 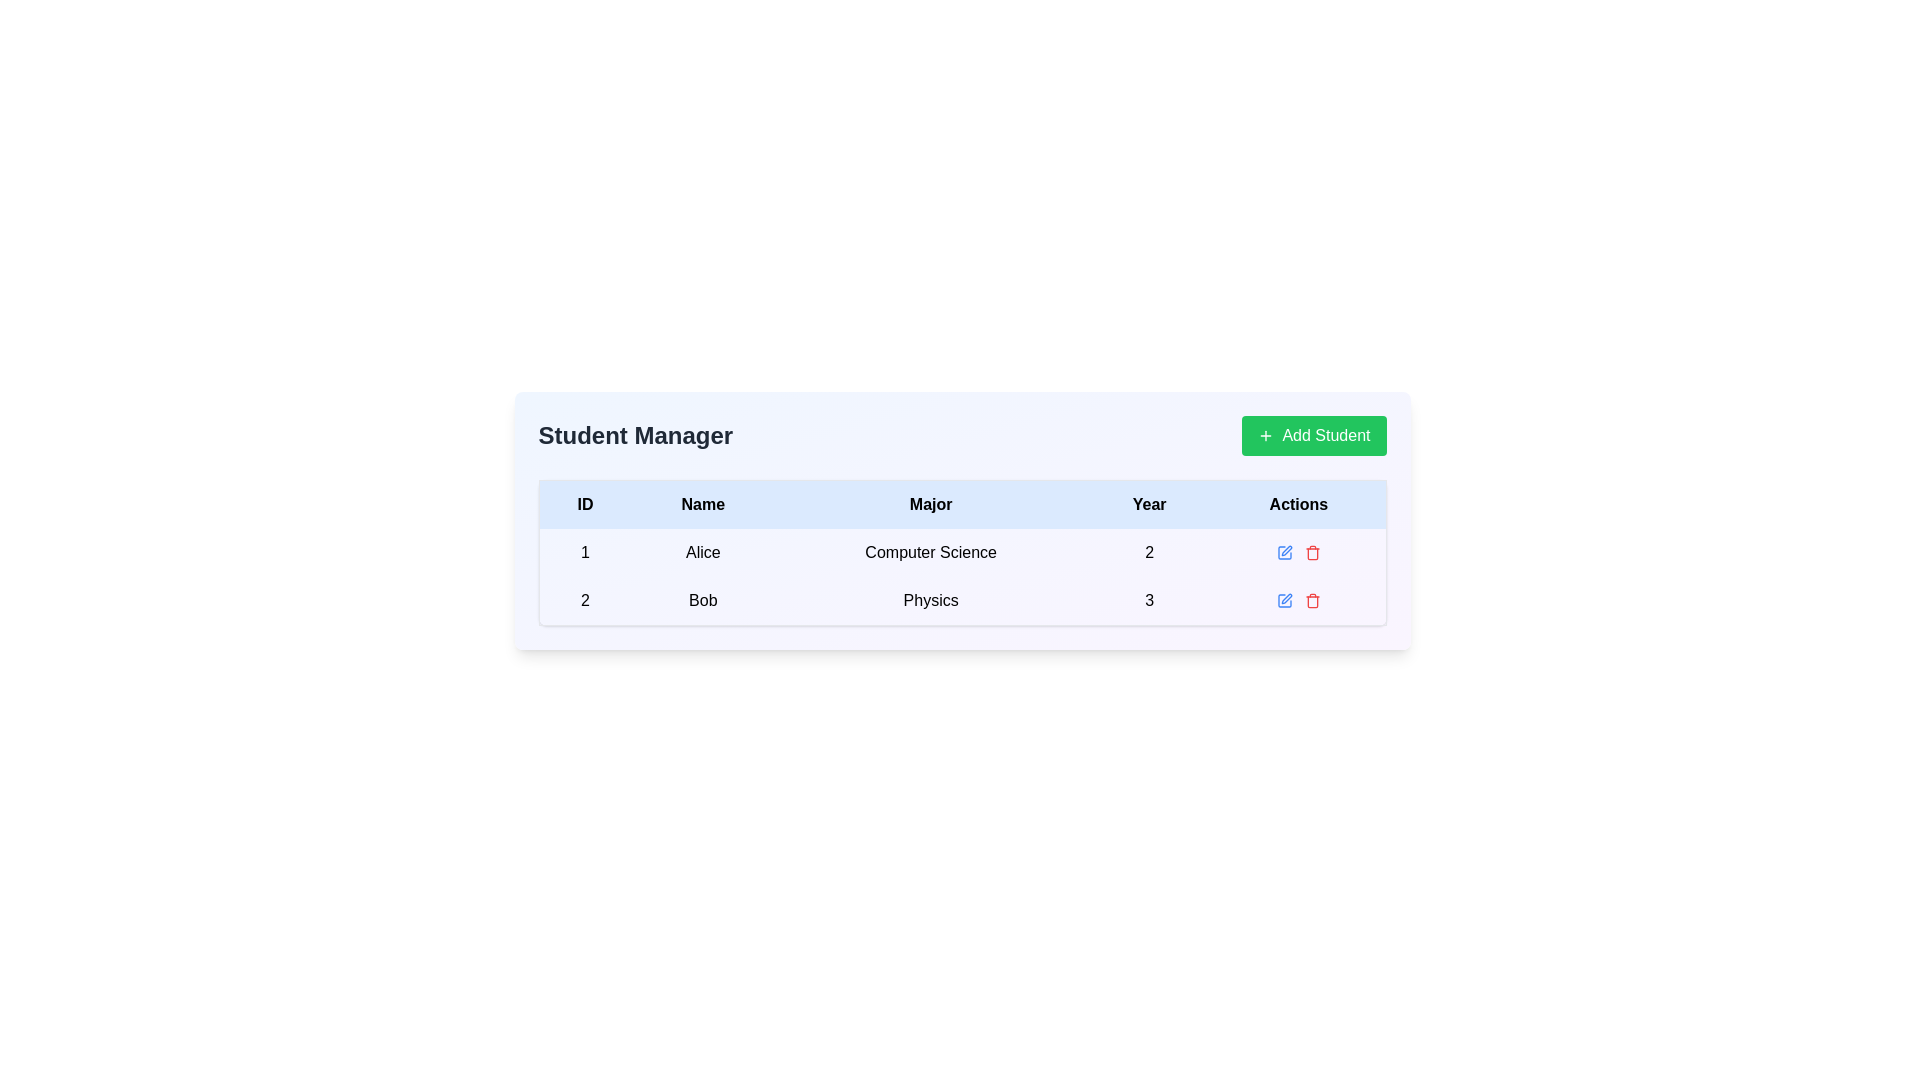 I want to click on the text label 'Actions' which is styled in bold and located at the rightmost end of the tabular header containing other labels such as 'ID', 'Name', 'Major', and 'Year', so click(x=1299, y=503).